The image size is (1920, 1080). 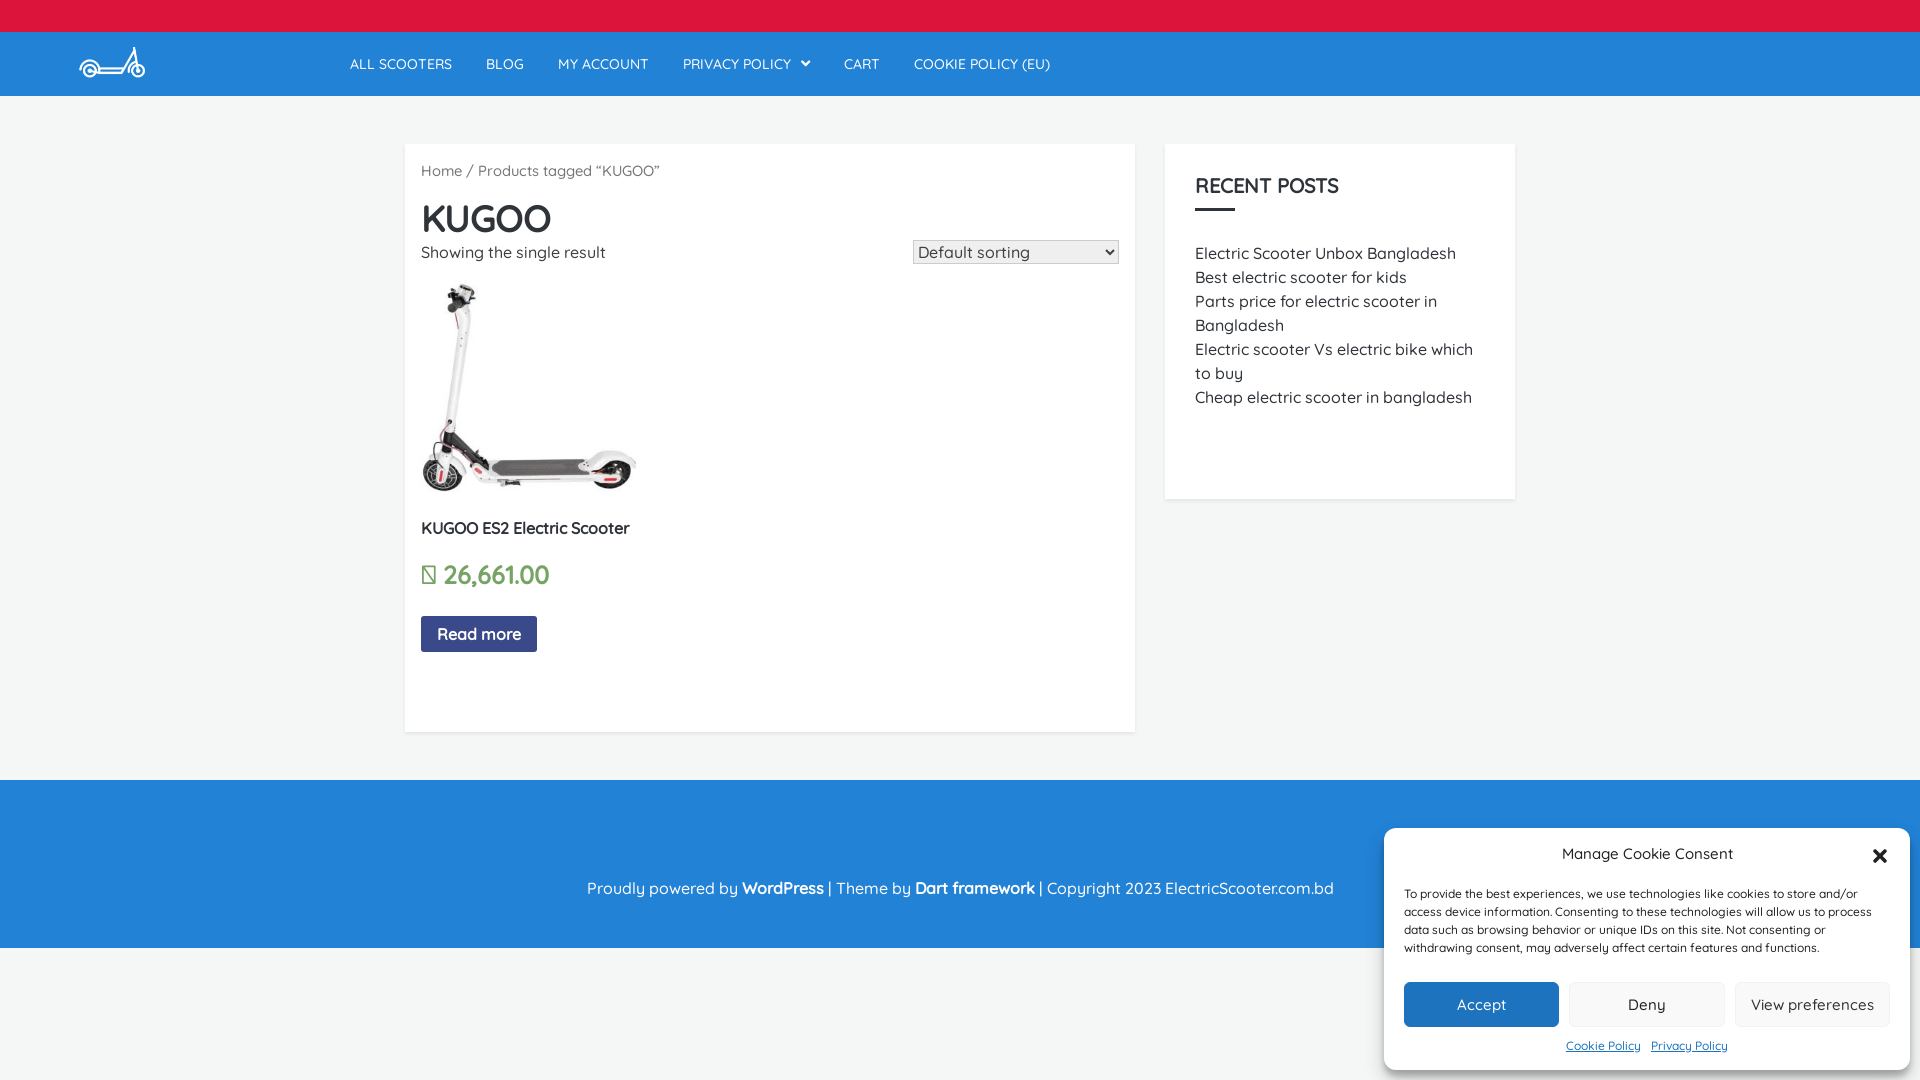 I want to click on 'Privacy Policy', so click(x=1688, y=1044).